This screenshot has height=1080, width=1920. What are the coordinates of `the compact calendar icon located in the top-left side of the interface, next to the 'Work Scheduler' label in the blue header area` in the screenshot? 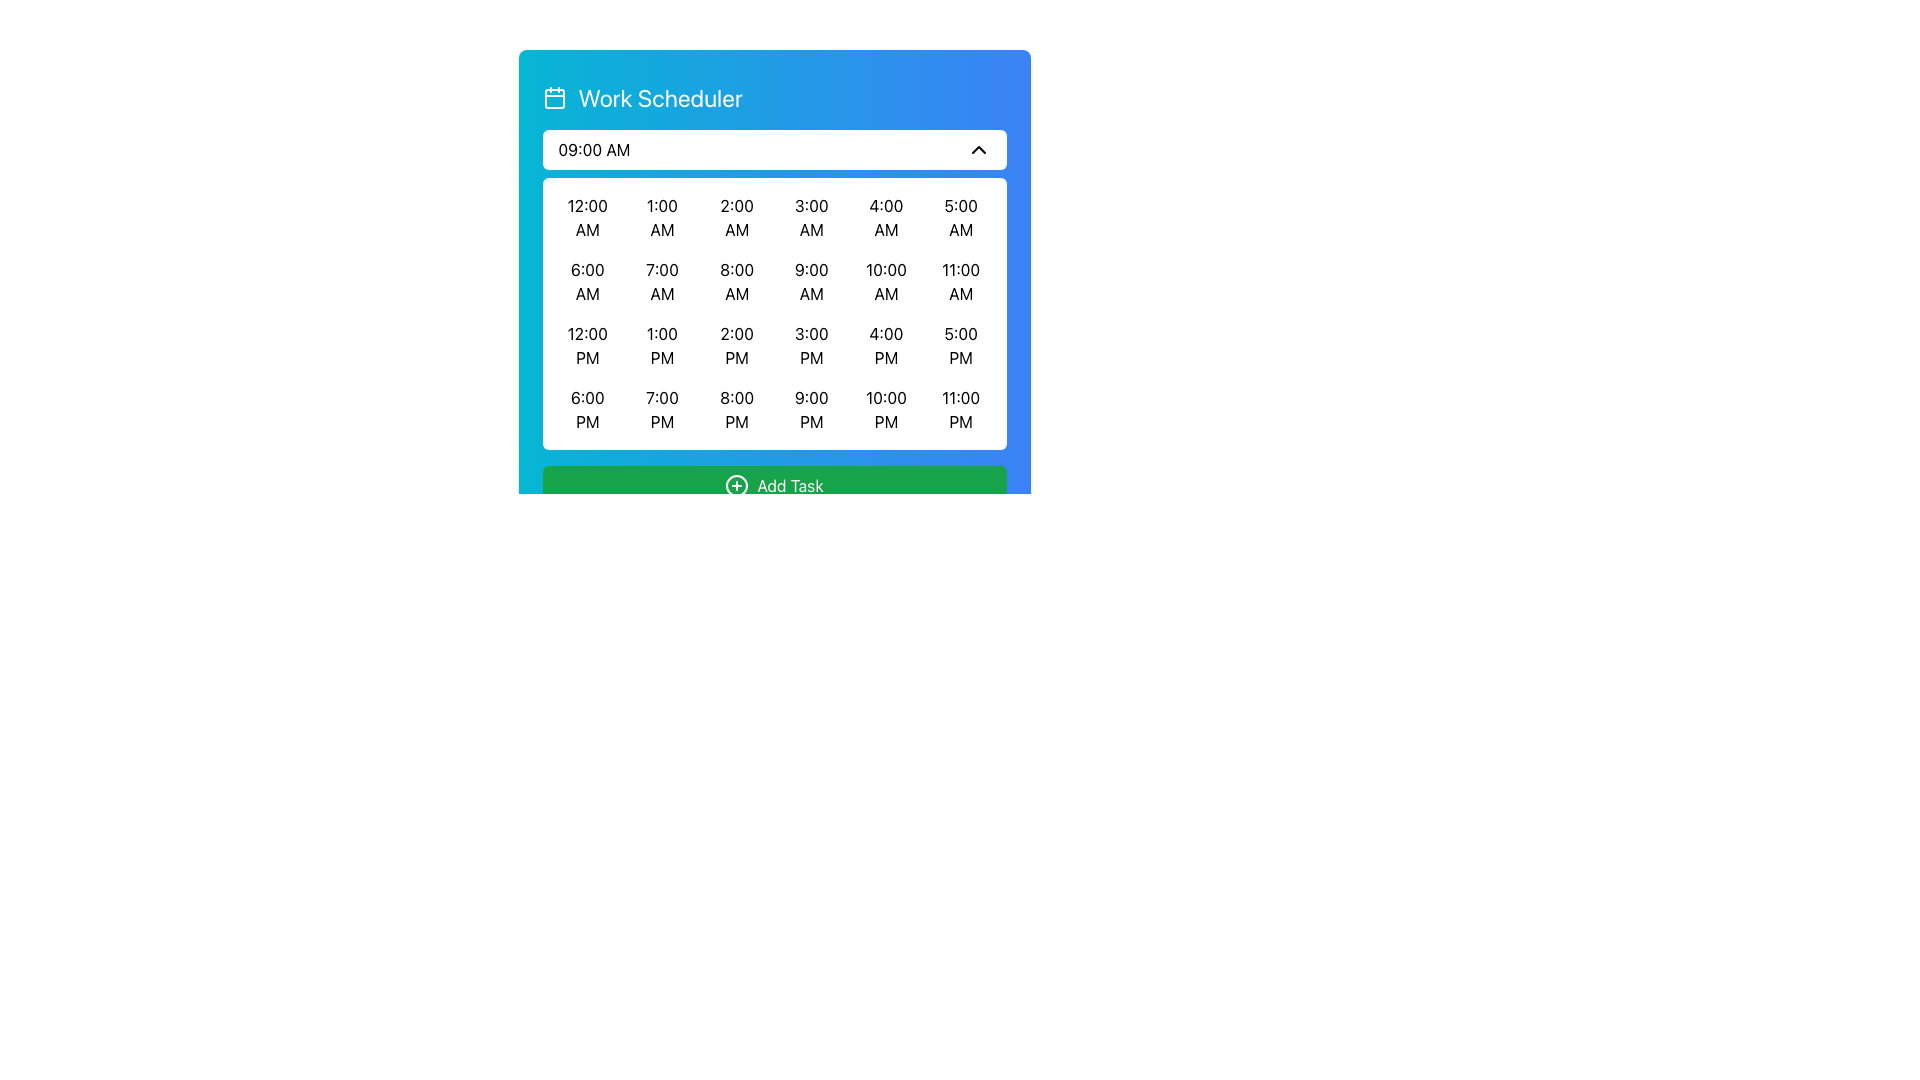 It's located at (554, 97).